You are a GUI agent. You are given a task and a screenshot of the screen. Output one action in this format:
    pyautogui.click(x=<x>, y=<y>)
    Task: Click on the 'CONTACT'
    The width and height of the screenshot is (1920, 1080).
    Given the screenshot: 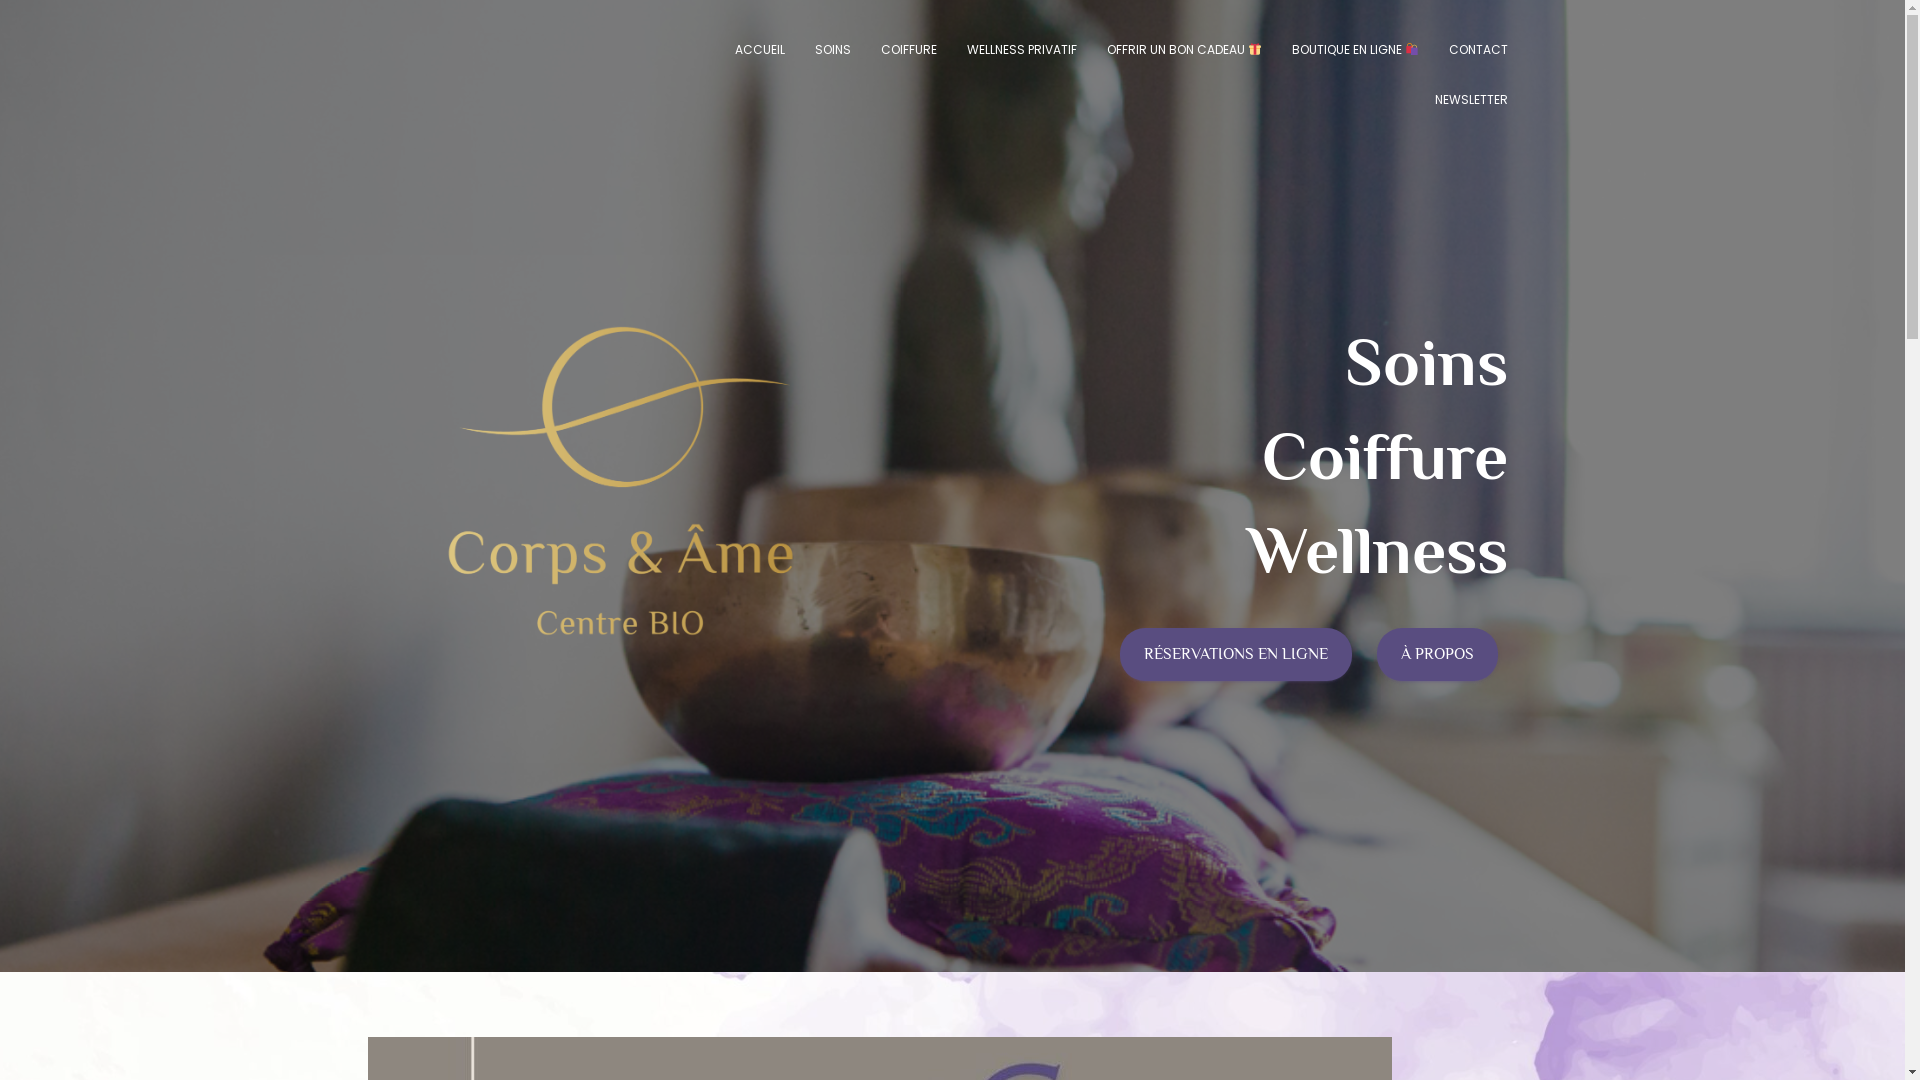 What is the action you would take?
    pyautogui.click(x=1478, y=49)
    